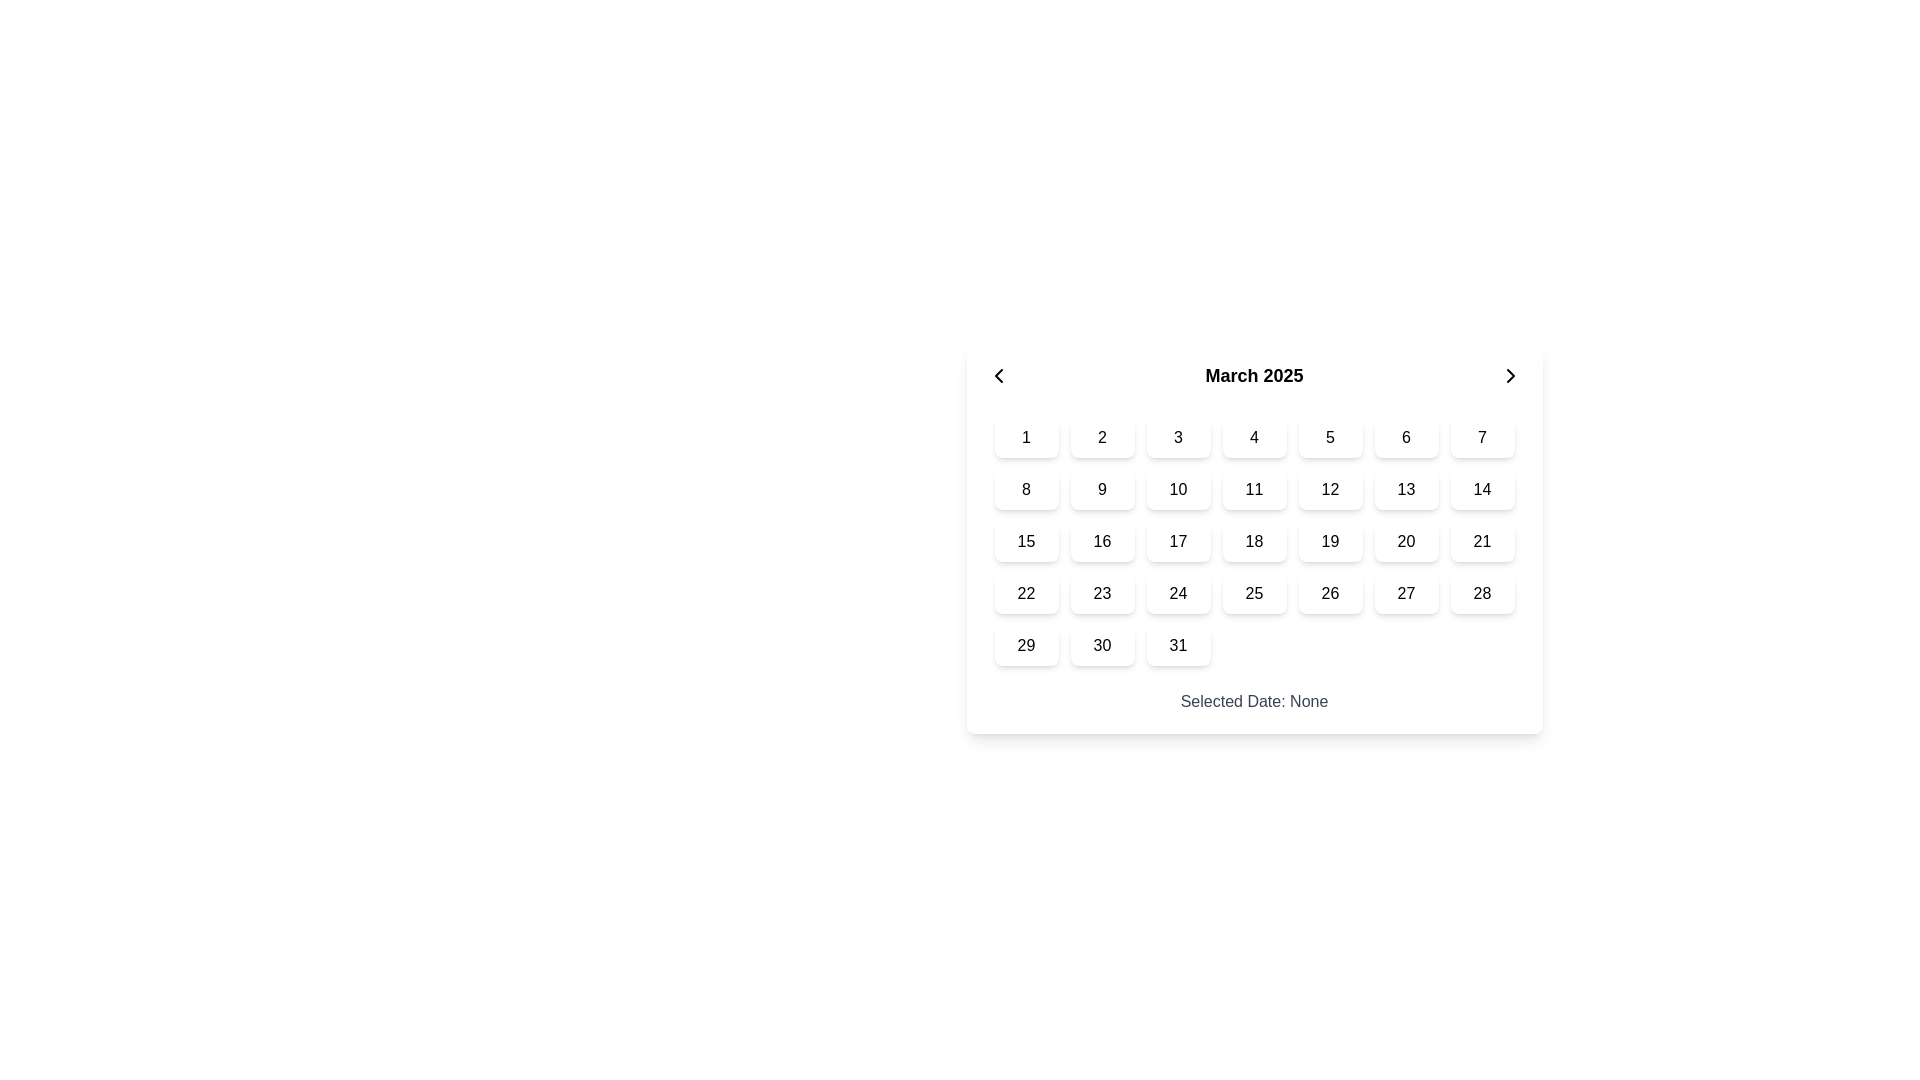 The width and height of the screenshot is (1920, 1080). What do you see at coordinates (1253, 542) in the screenshot?
I see `the grid layout element that displays days in a calendar format, located below the title 'March 2025' and above 'Selected Date: None'` at bounding box center [1253, 542].